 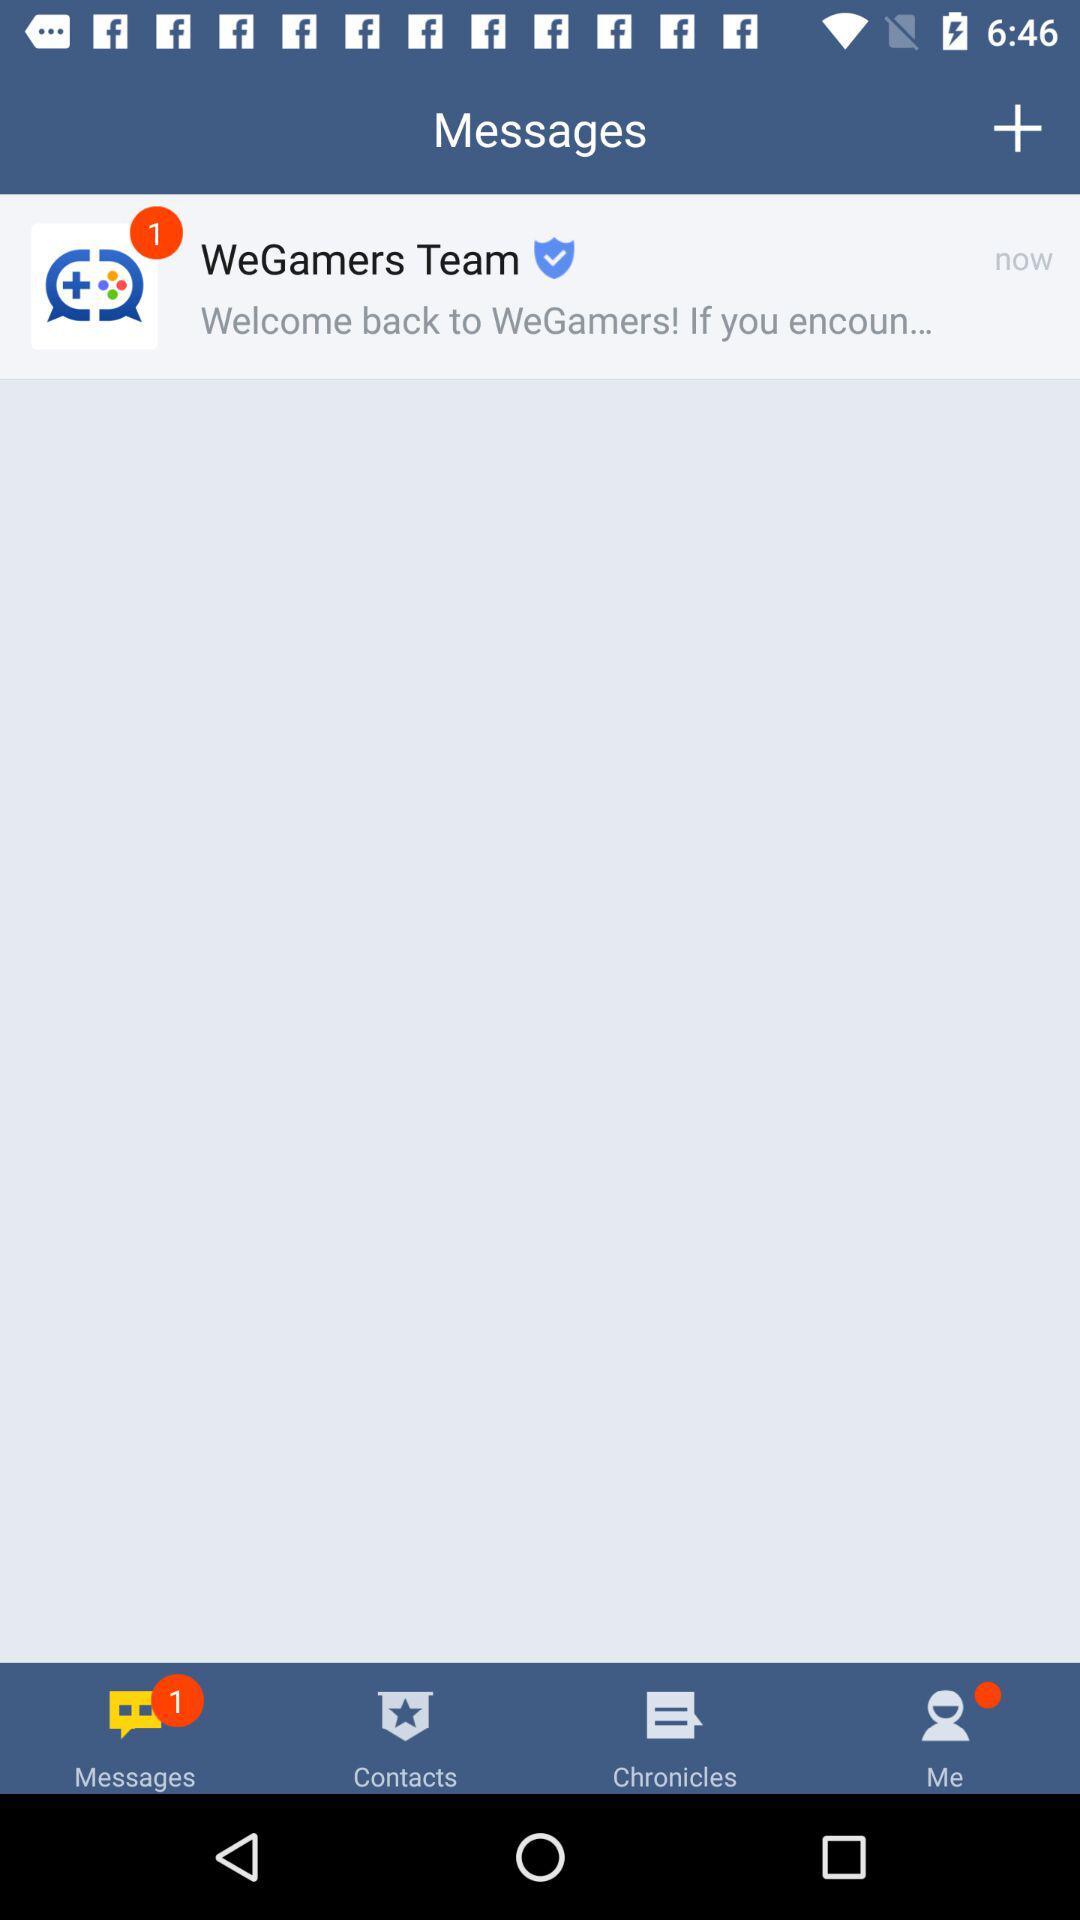 What do you see at coordinates (945, 1727) in the screenshot?
I see `the button on the bottom right corner of the web page` at bounding box center [945, 1727].